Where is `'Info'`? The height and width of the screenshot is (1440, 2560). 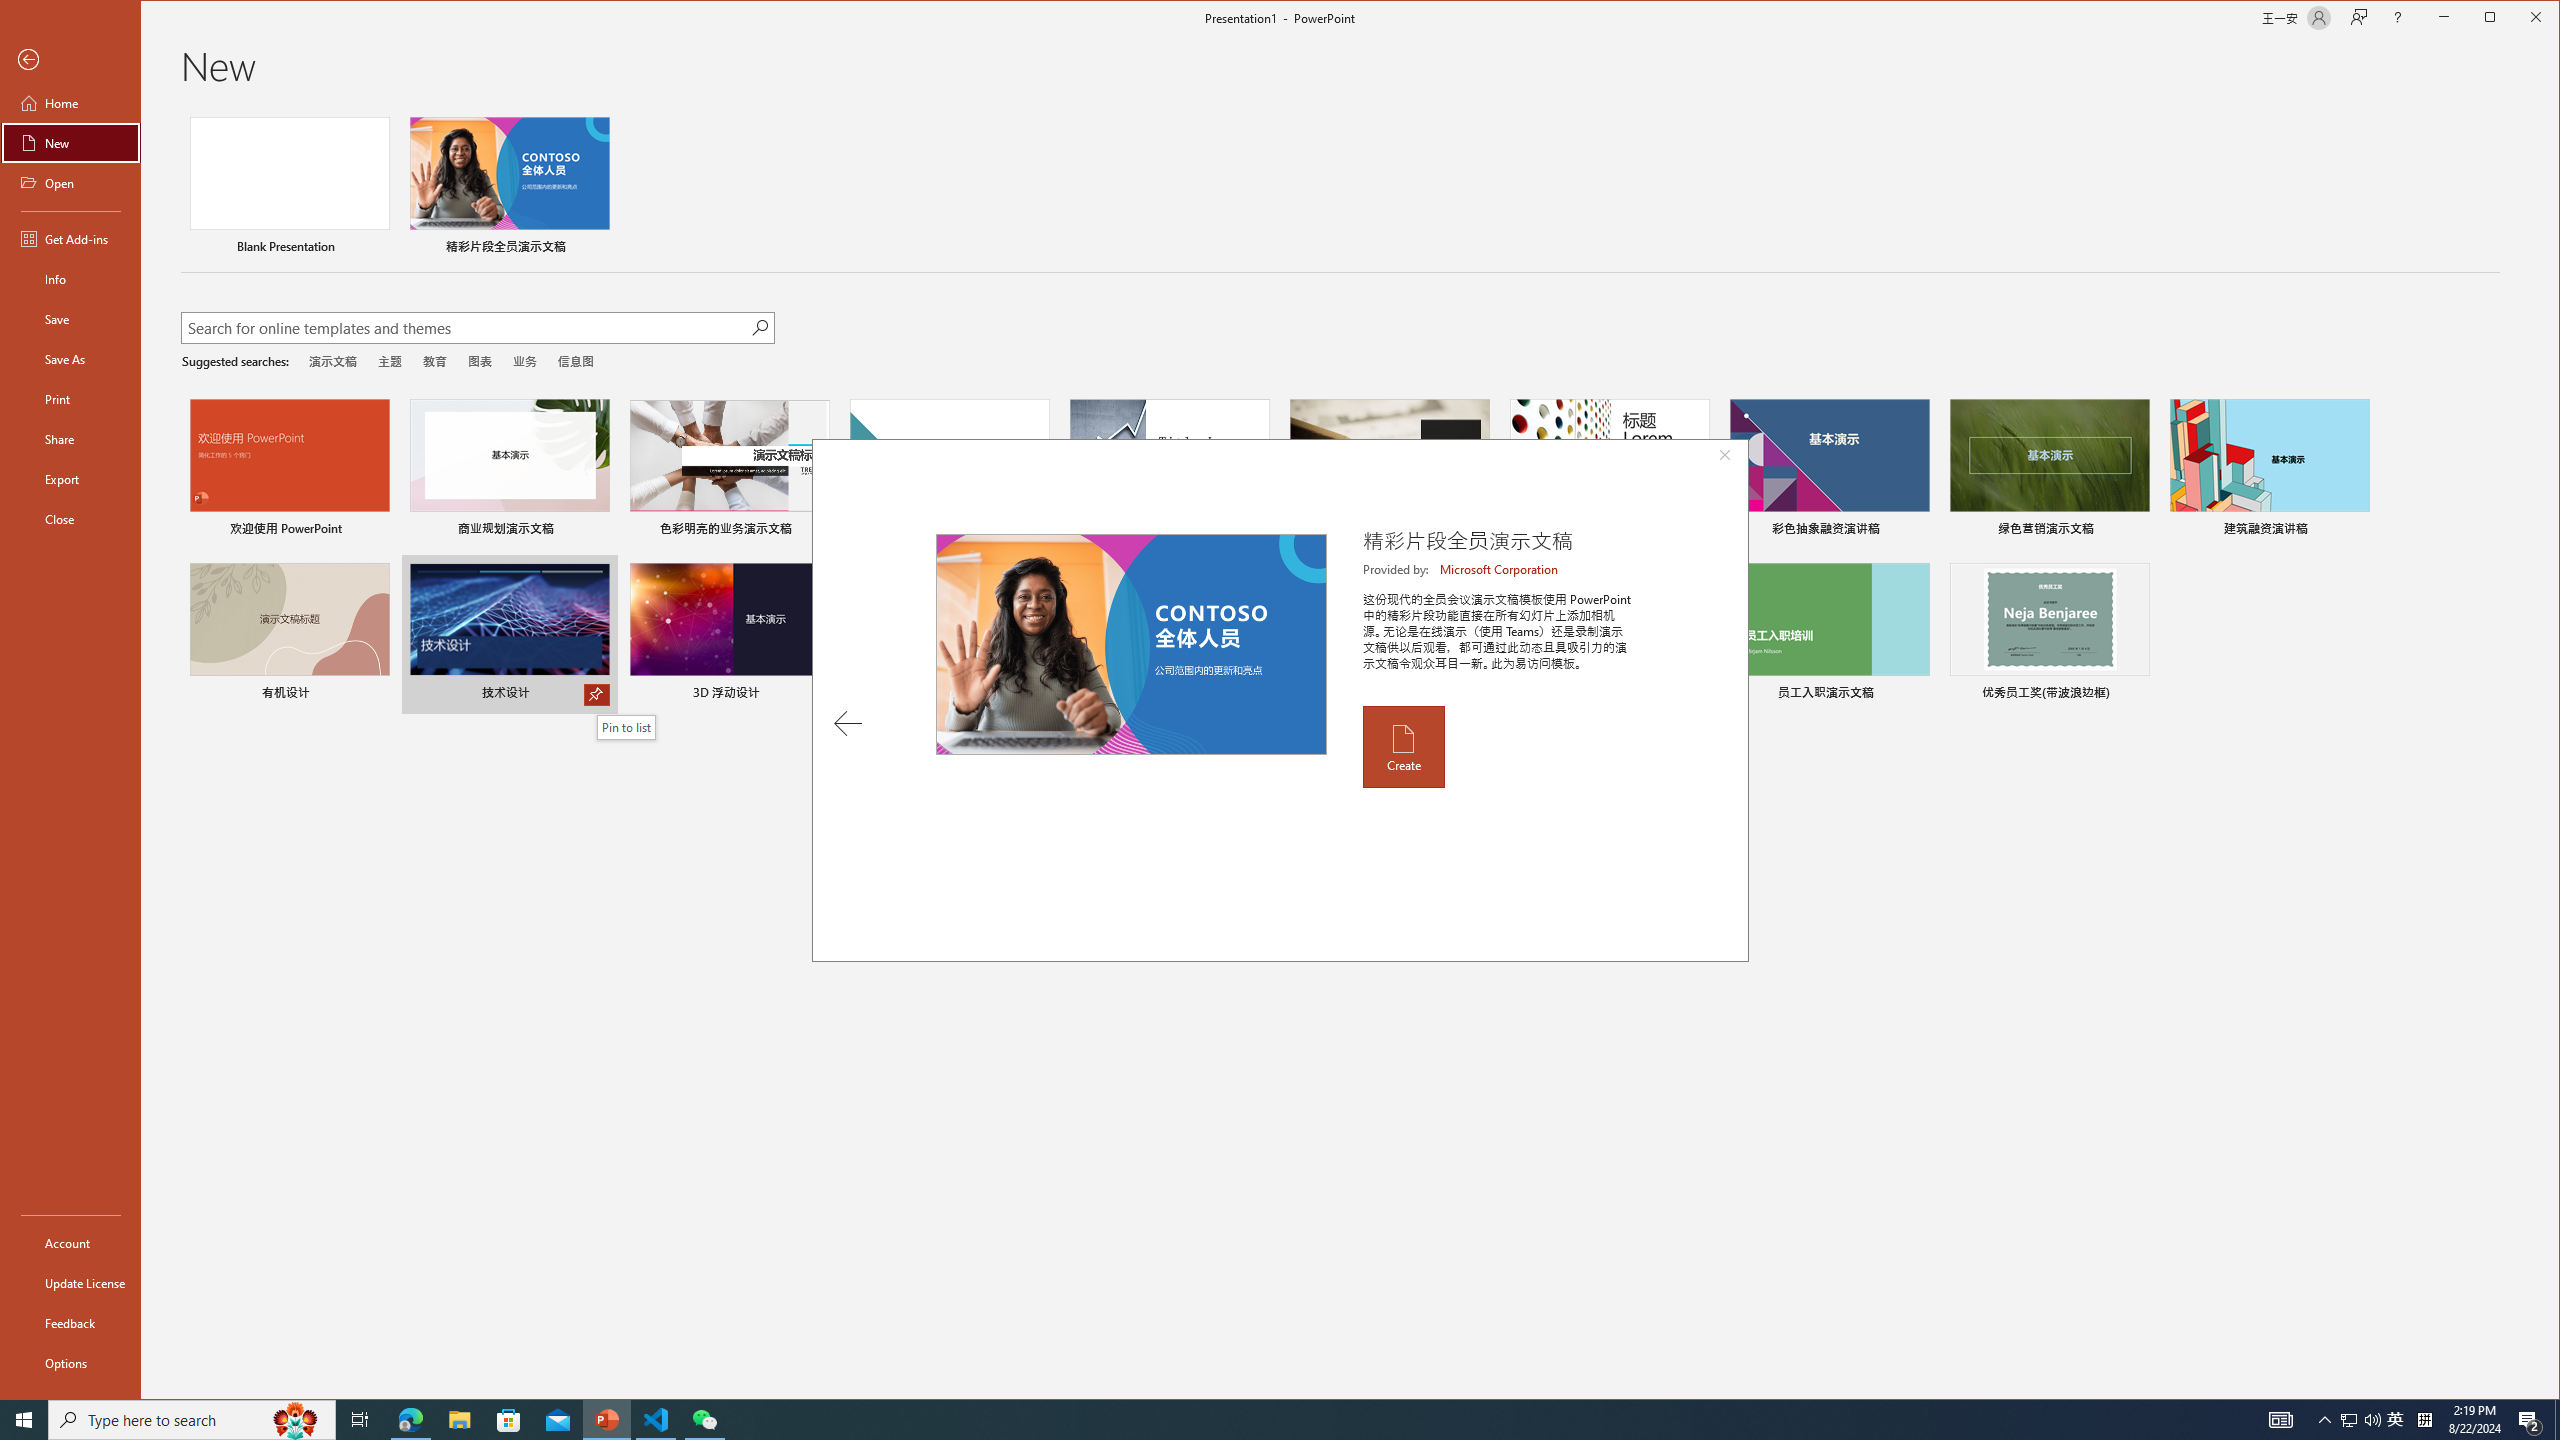
'Info' is located at coordinates (69, 279).